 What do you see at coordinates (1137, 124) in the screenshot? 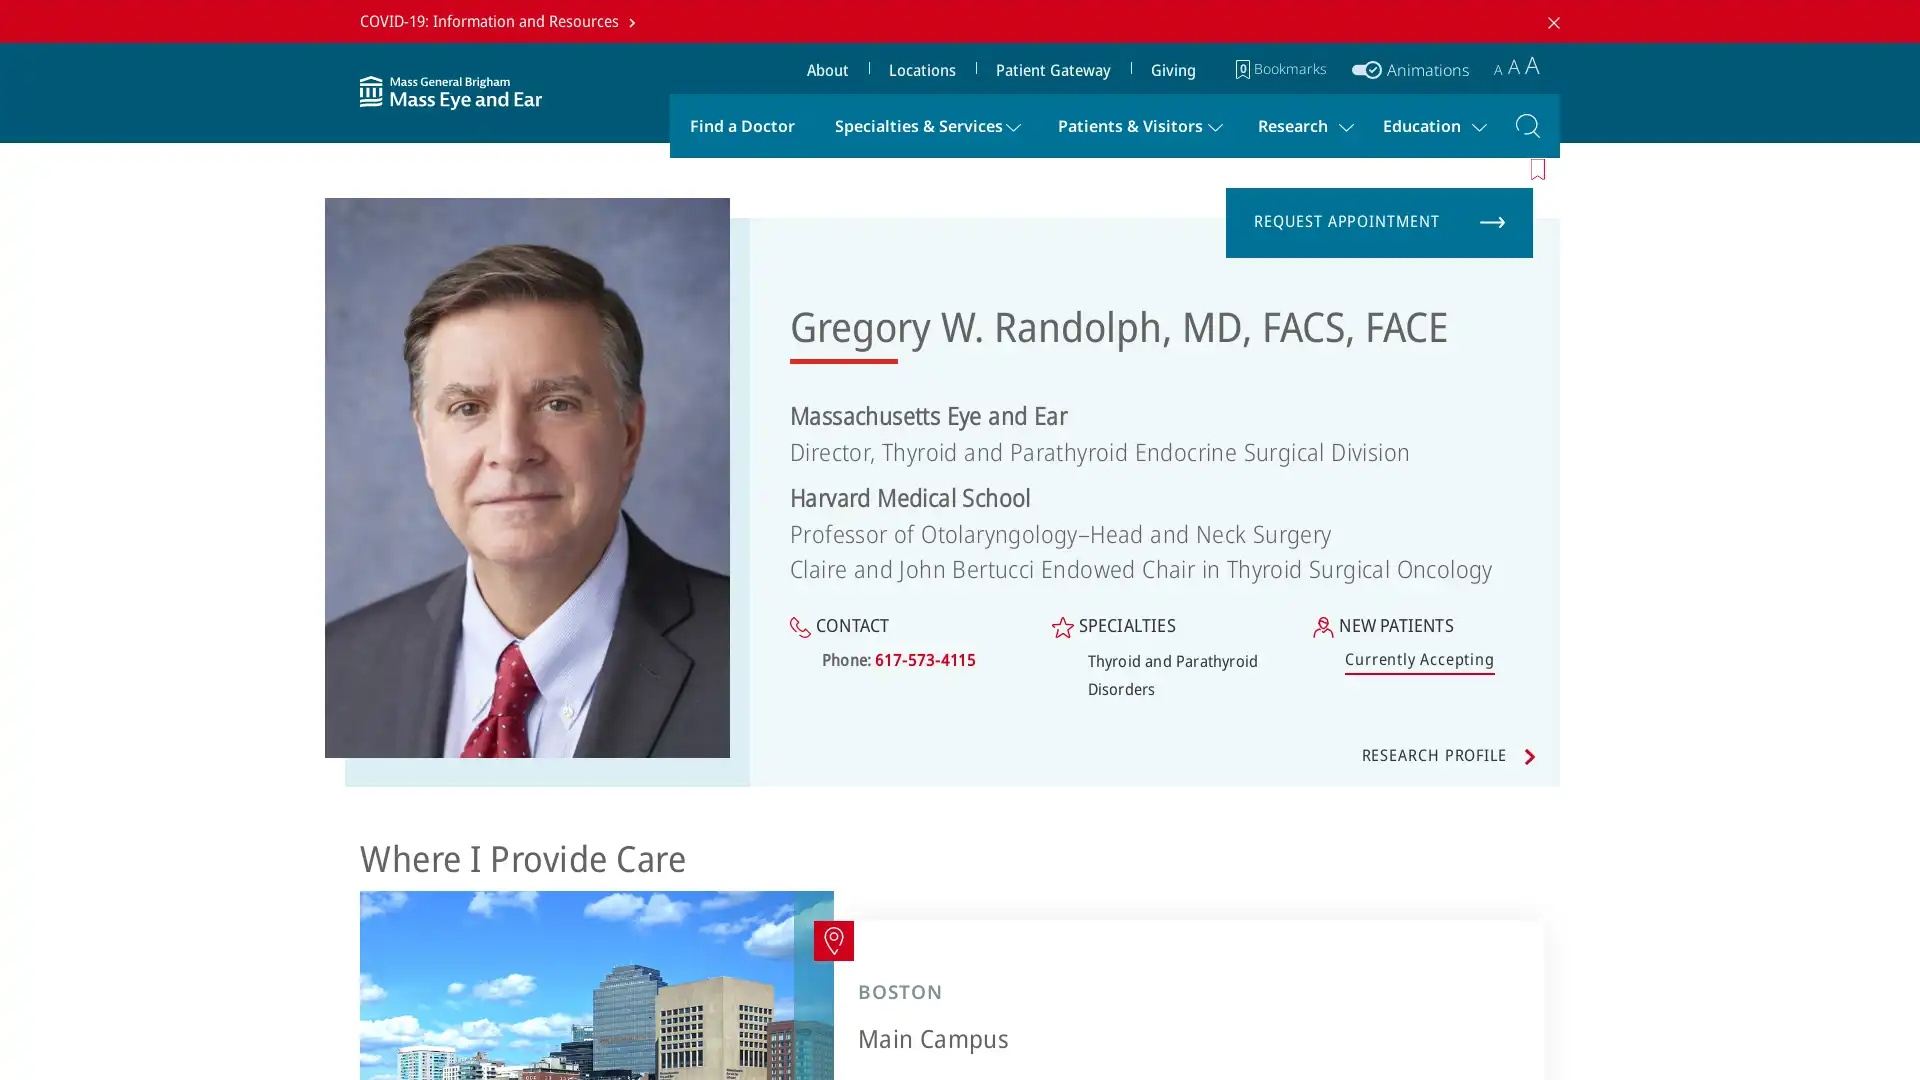
I see `Patients & Visitors` at bounding box center [1137, 124].